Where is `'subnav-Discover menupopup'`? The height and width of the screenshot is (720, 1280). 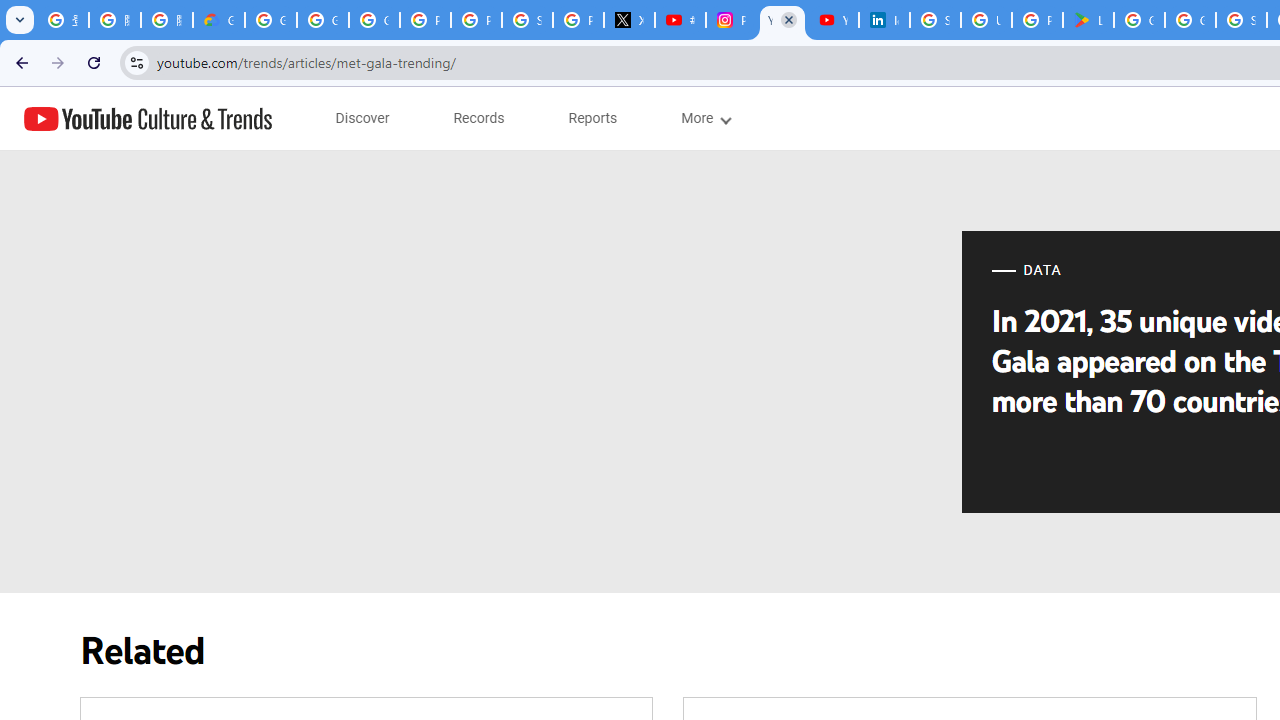
'subnav-Discover menupopup' is located at coordinates (362, 118).